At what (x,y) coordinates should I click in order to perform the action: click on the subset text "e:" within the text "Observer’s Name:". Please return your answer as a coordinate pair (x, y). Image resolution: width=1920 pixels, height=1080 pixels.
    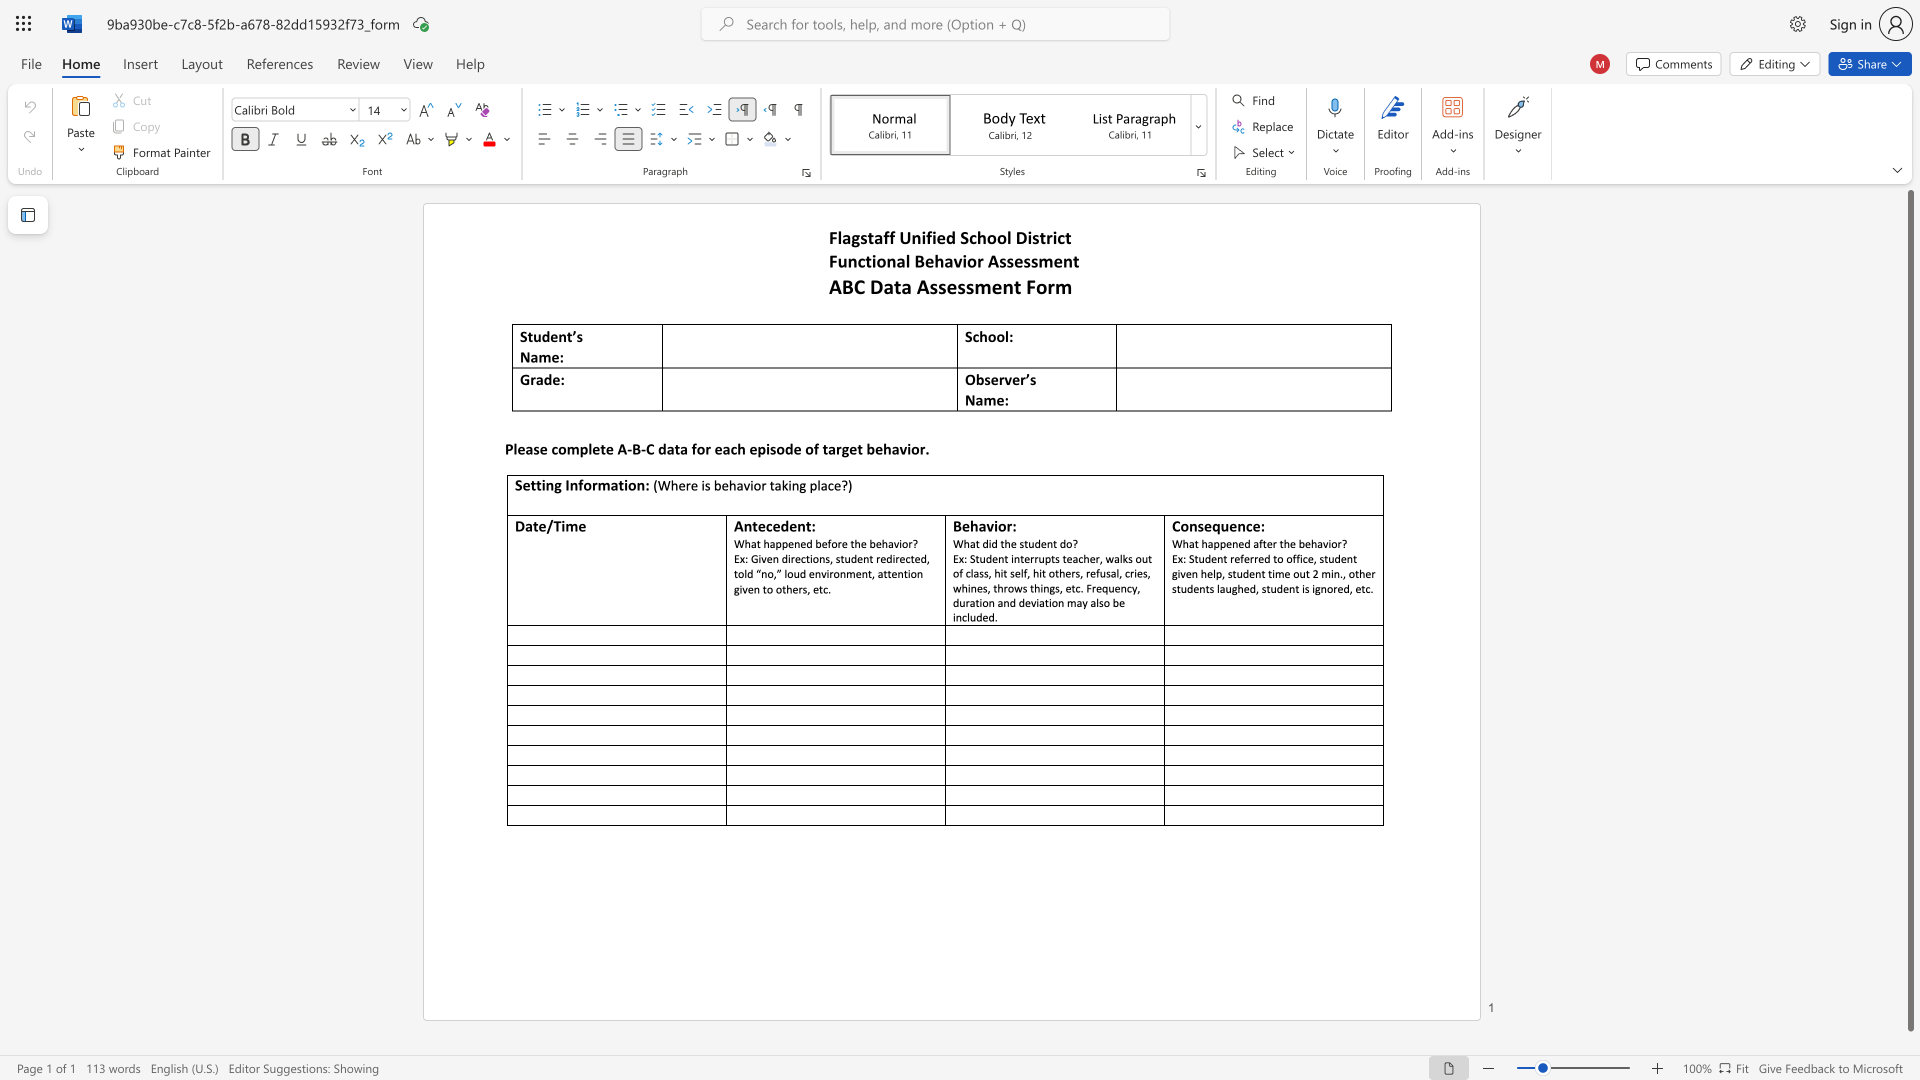
    Looking at the image, I should click on (996, 400).